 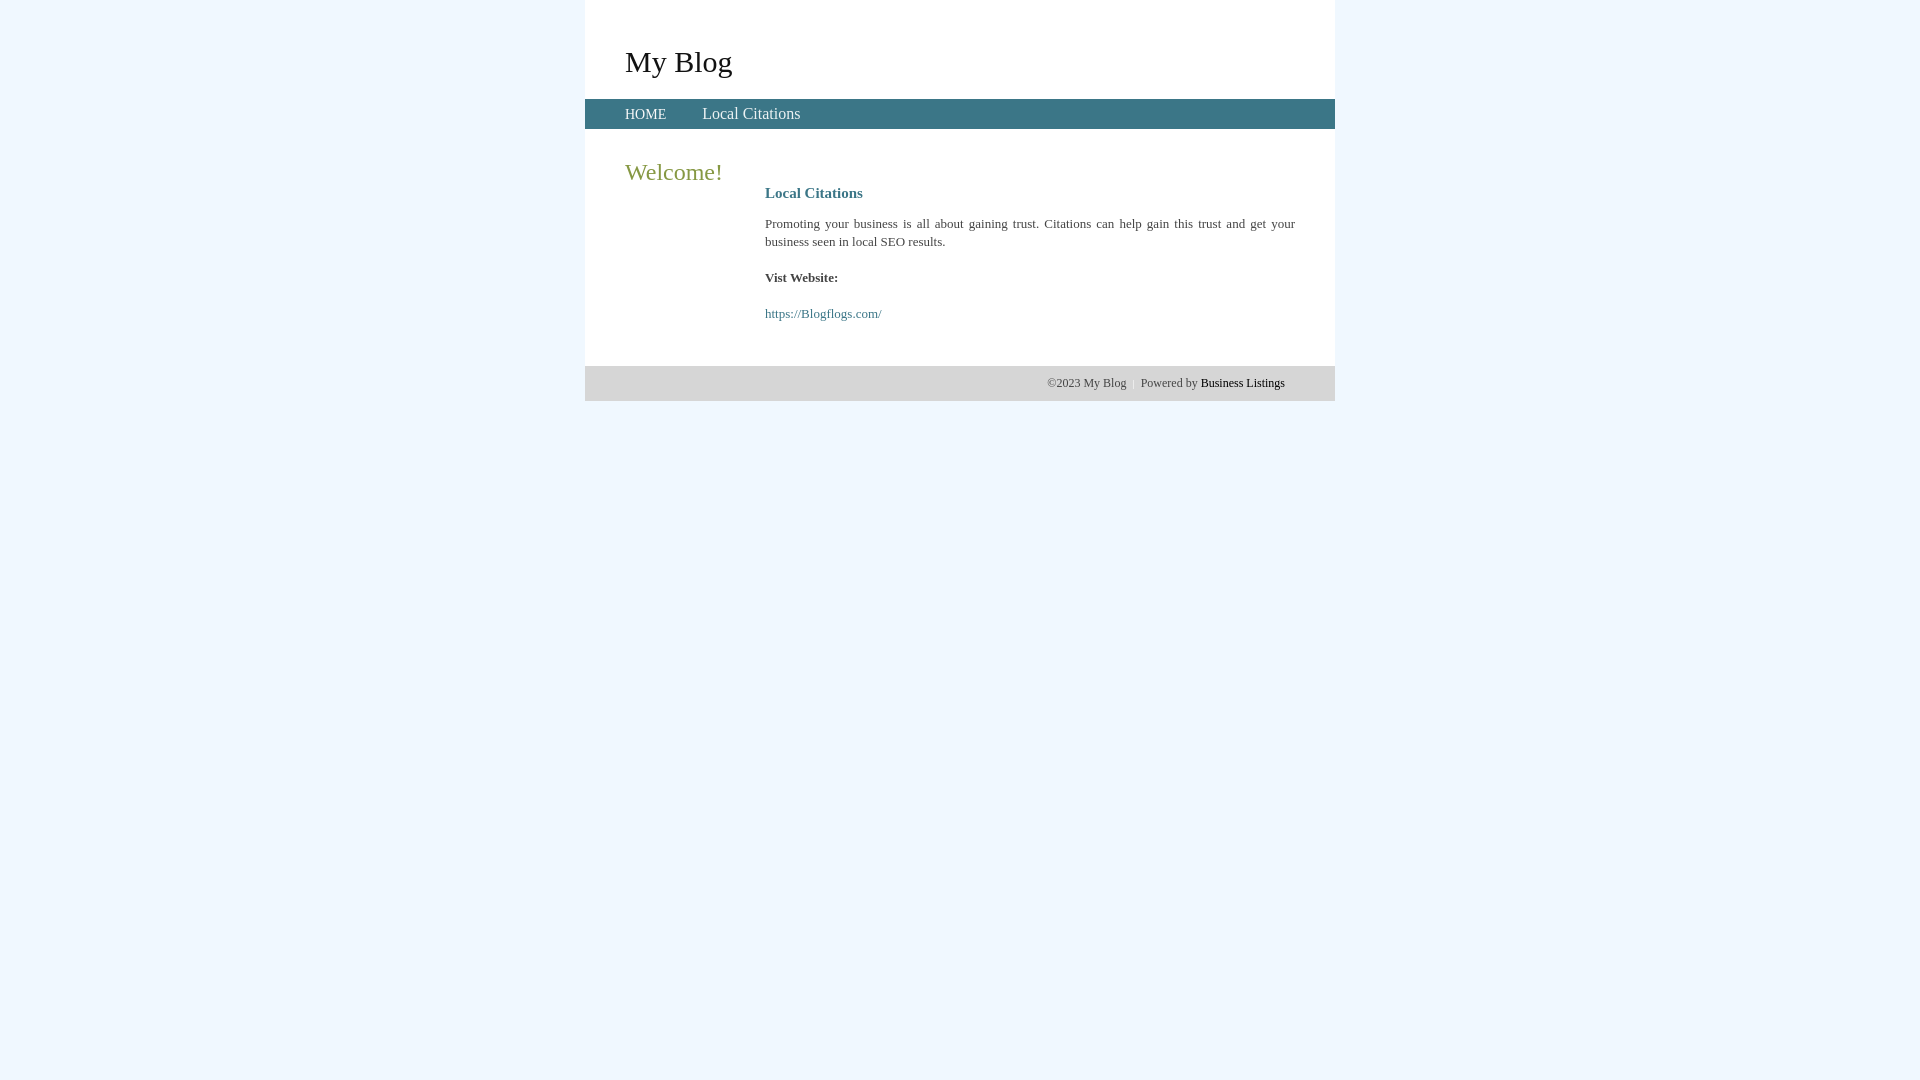 What do you see at coordinates (823, 313) in the screenshot?
I see `'https://Blogflogs.com/'` at bounding box center [823, 313].